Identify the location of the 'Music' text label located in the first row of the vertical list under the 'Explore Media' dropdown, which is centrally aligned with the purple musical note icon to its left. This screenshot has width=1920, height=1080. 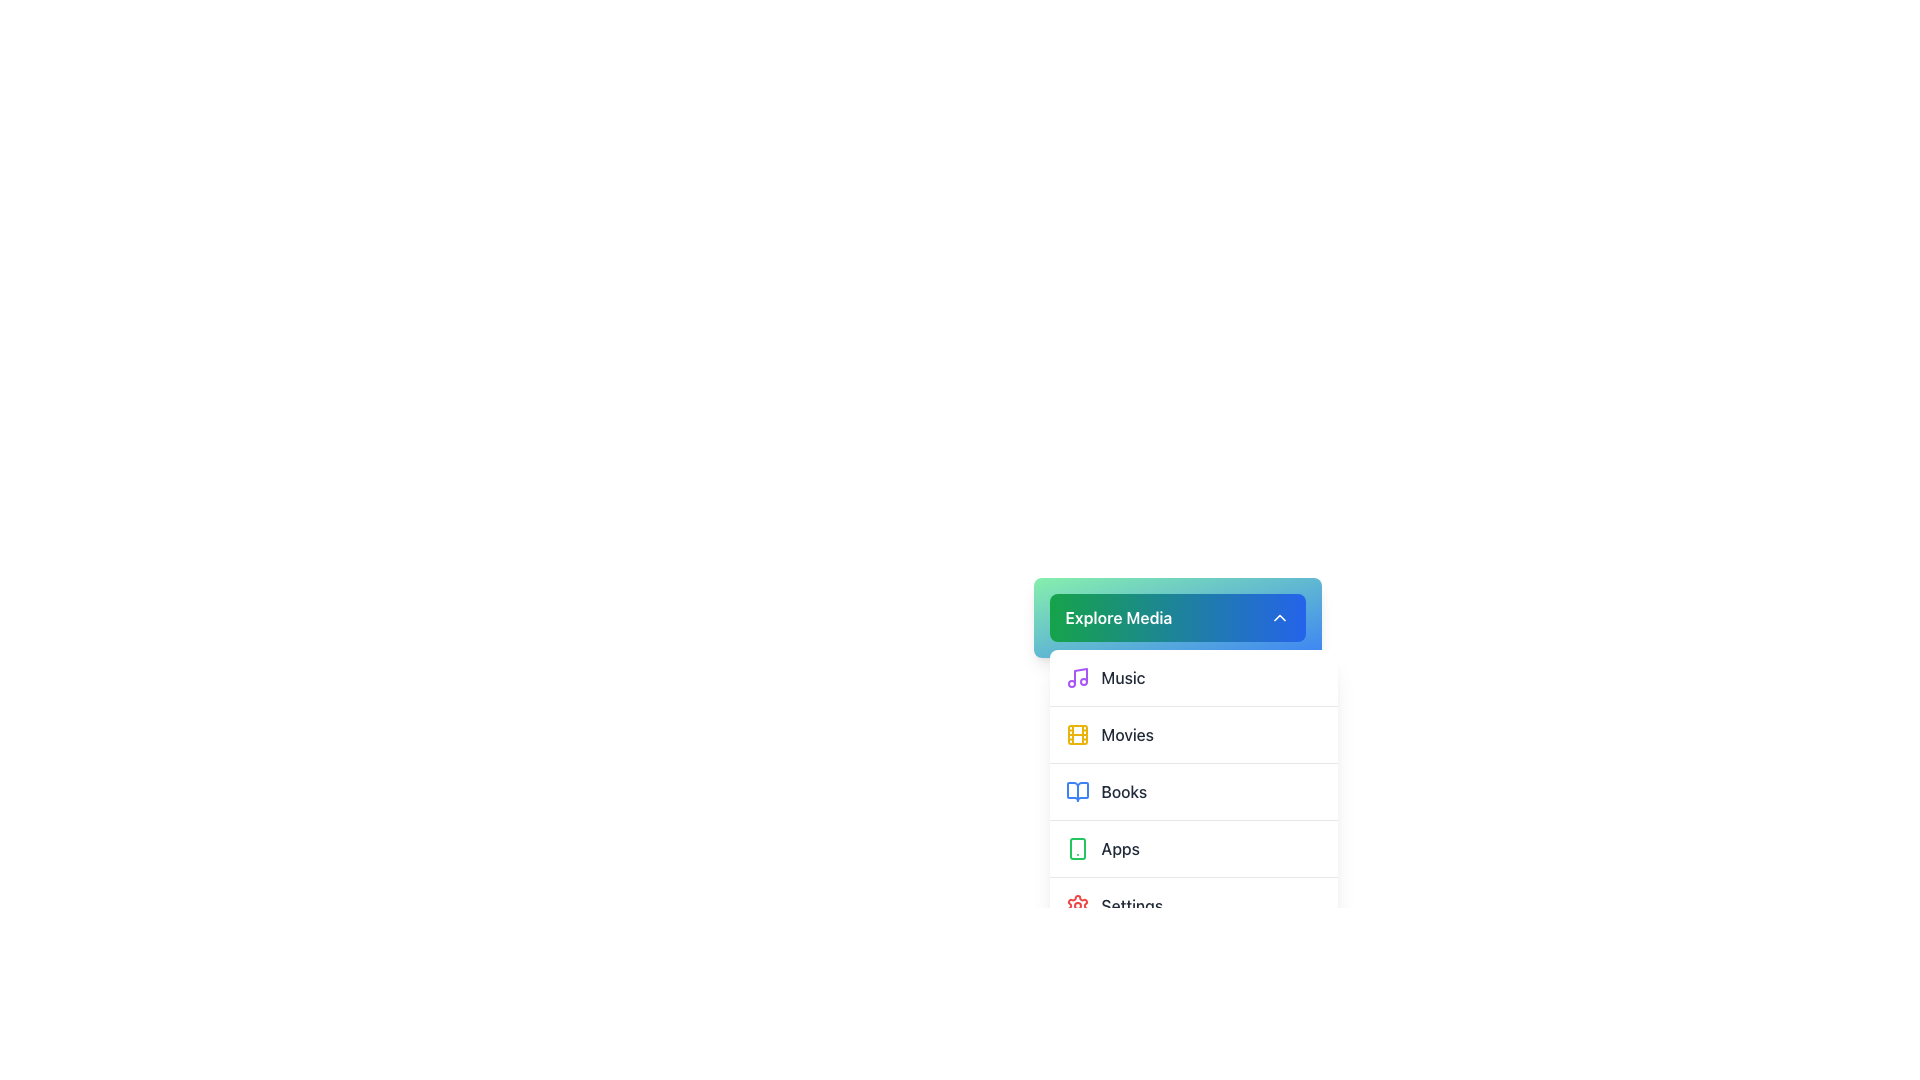
(1123, 677).